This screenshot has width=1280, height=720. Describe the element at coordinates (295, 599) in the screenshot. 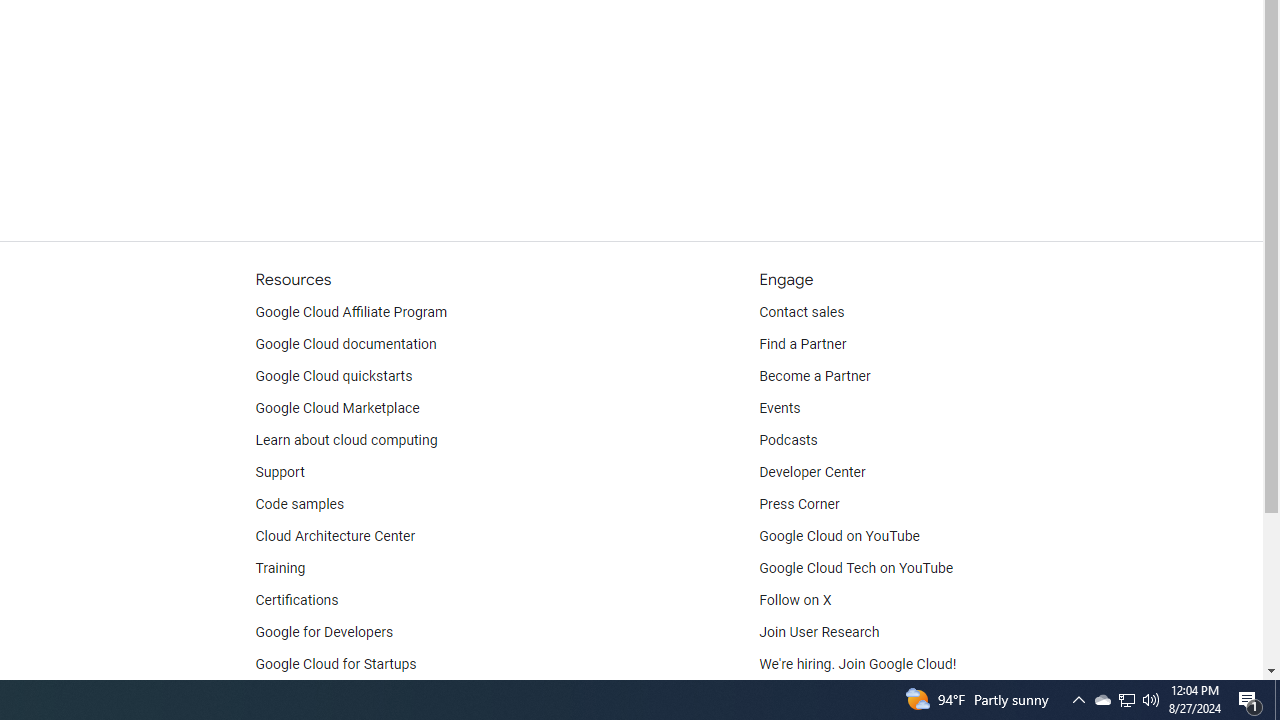

I see `'Certifications'` at that location.